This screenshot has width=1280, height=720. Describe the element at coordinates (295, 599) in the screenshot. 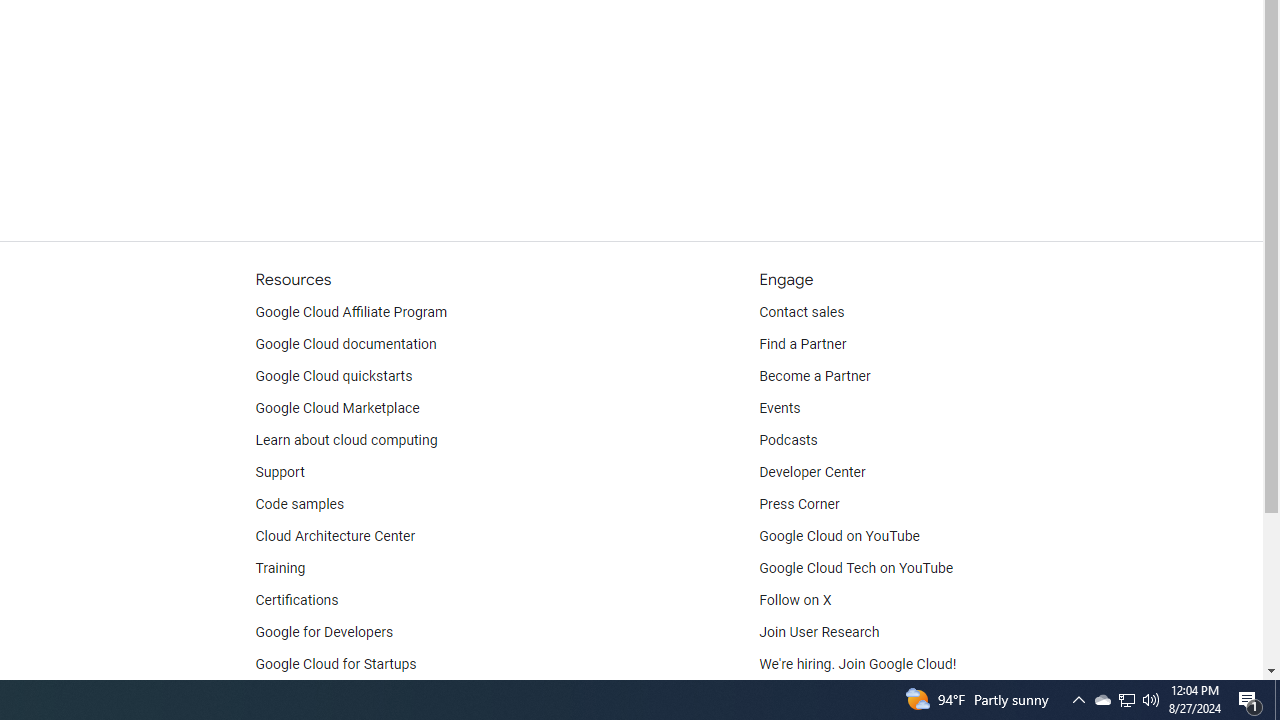

I see `'Certifications'` at that location.